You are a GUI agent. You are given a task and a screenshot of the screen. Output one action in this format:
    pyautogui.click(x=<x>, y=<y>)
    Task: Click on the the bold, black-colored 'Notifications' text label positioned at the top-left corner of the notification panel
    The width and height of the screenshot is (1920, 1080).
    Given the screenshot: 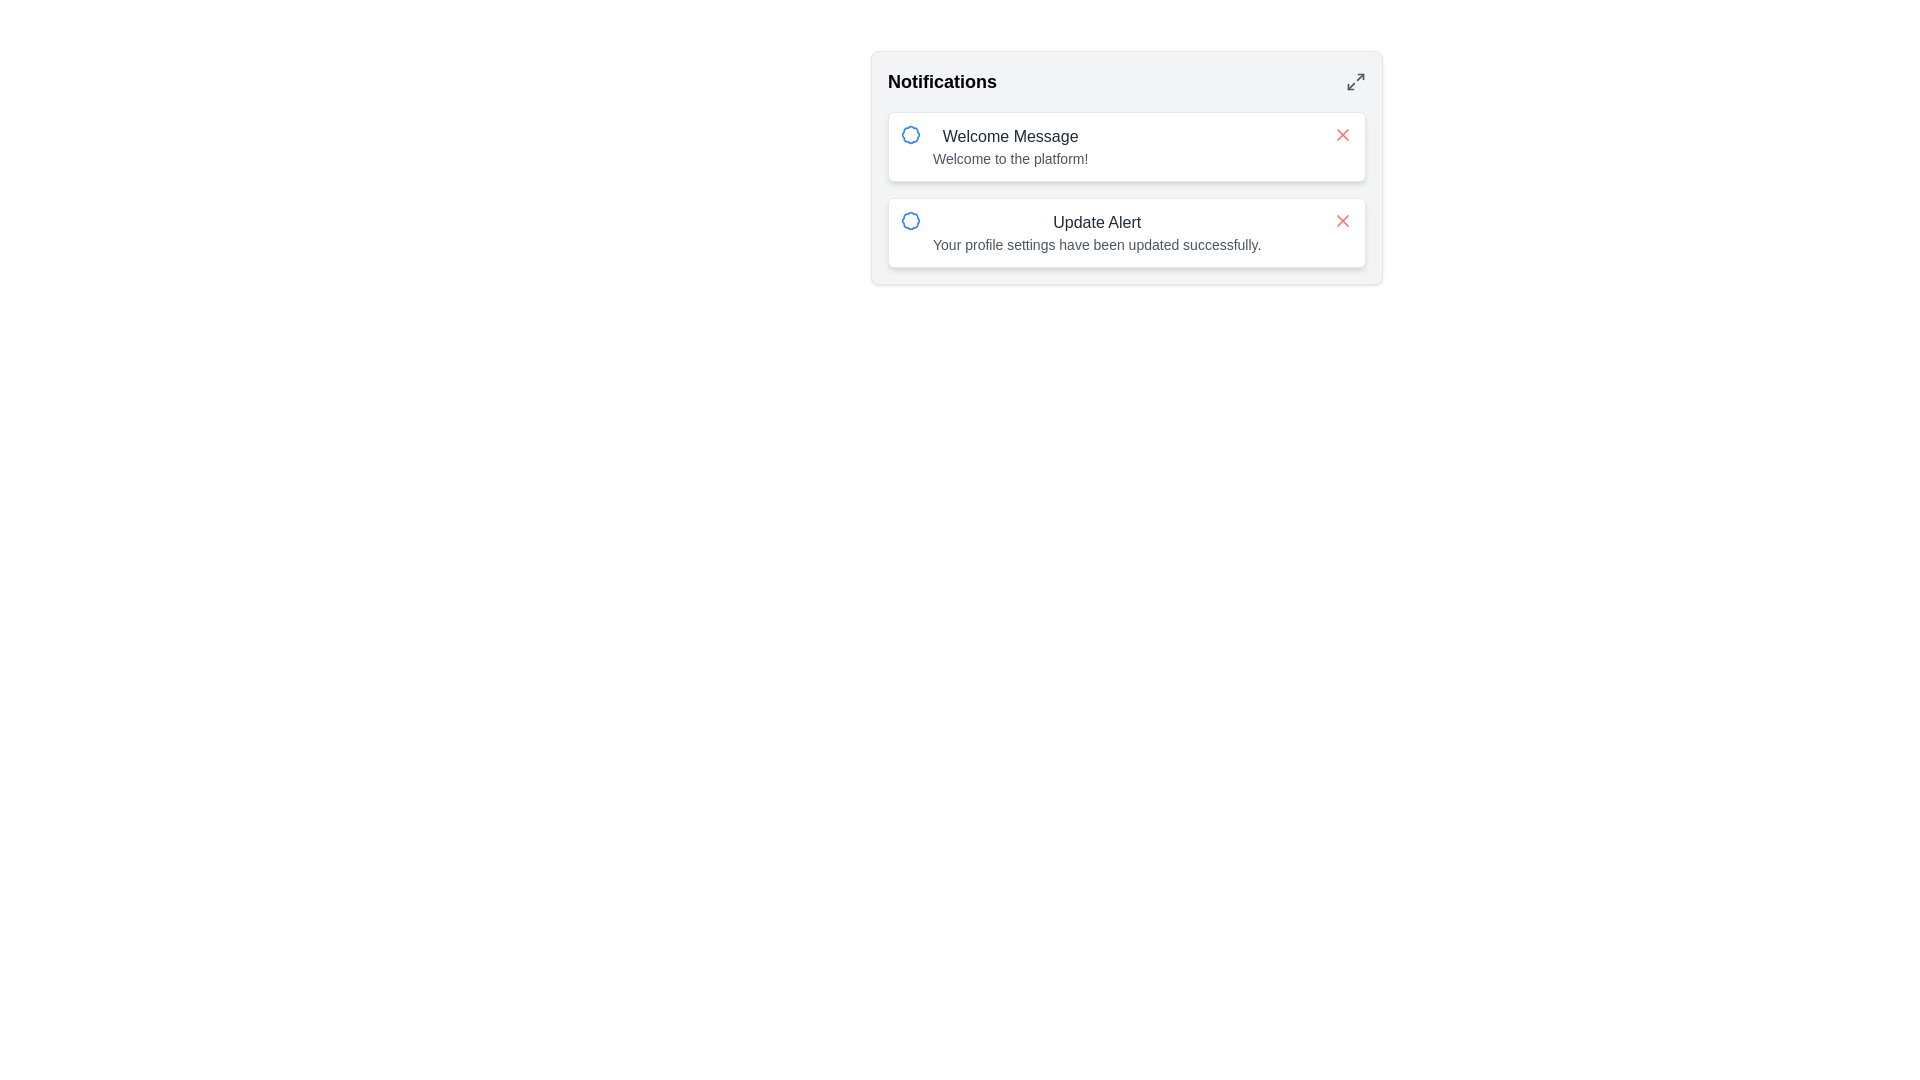 What is the action you would take?
    pyautogui.click(x=941, y=80)
    